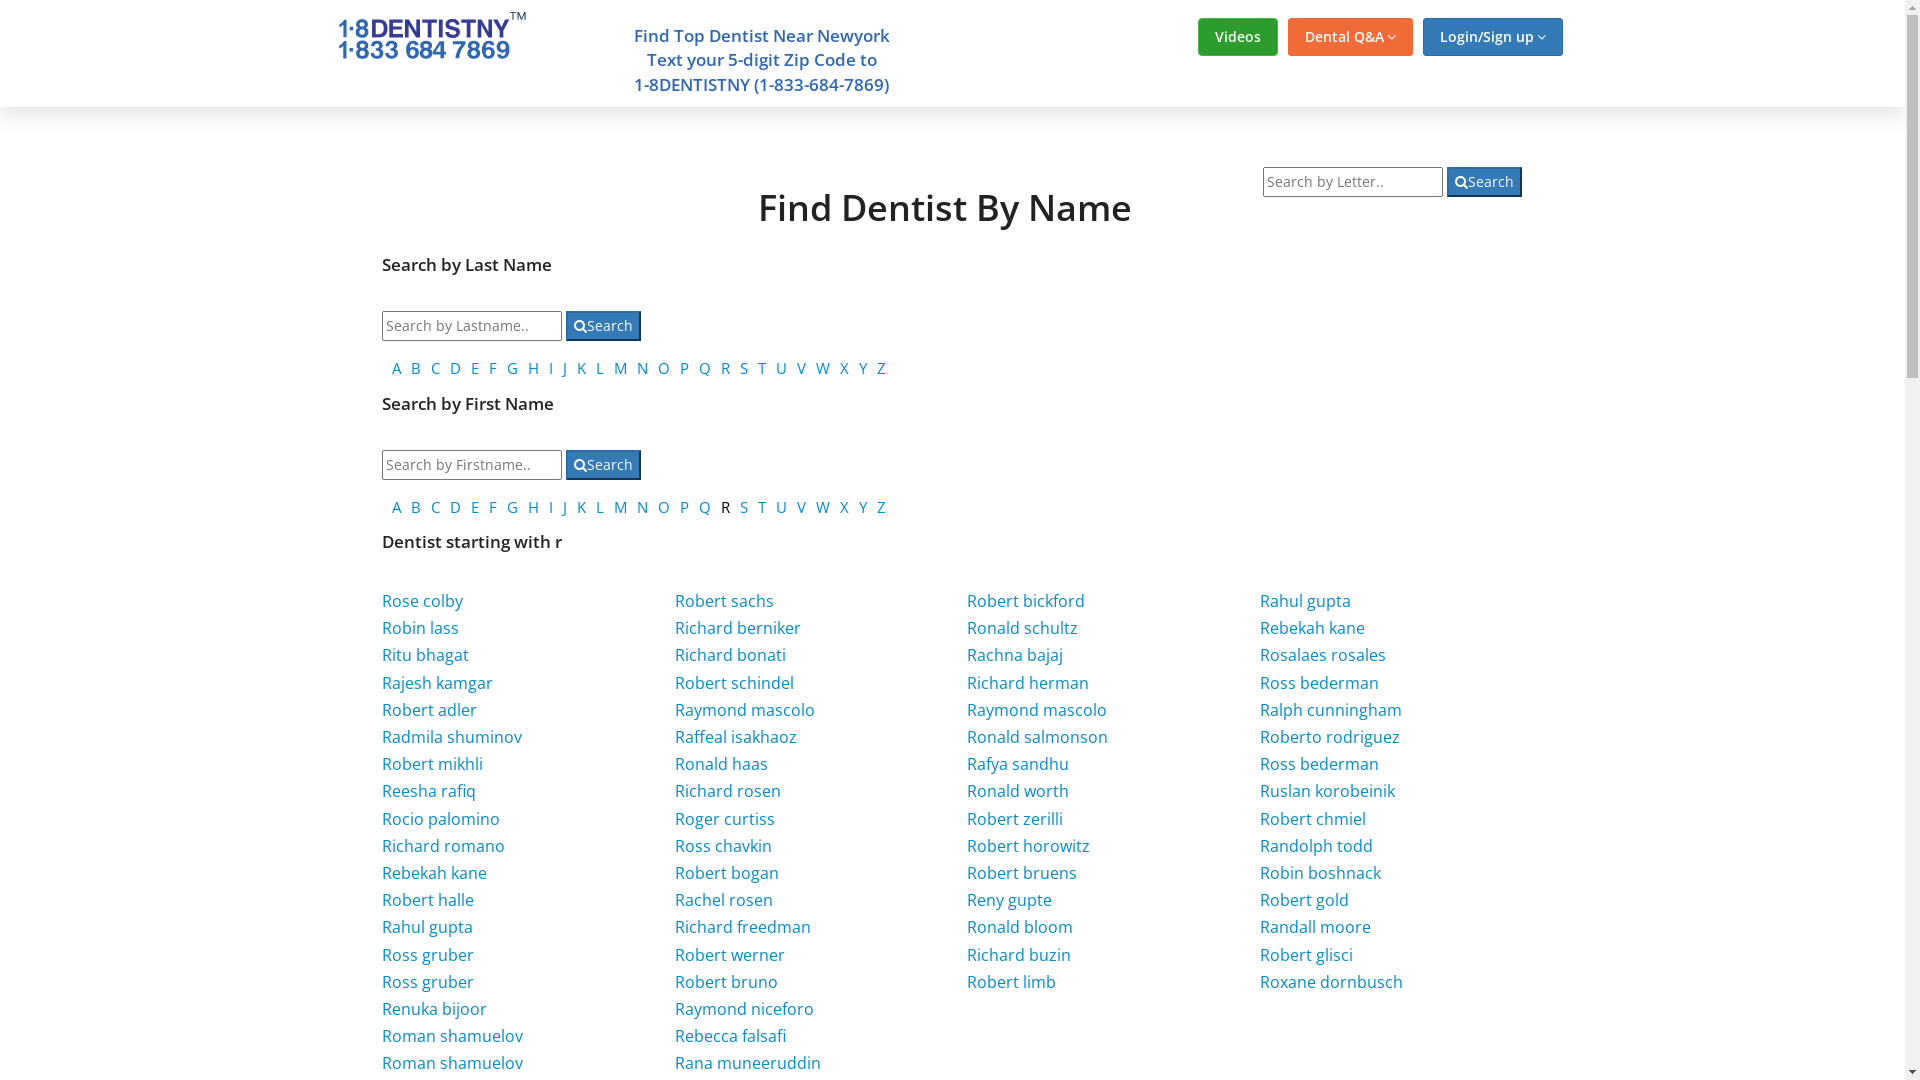 The image size is (1920, 1080). What do you see at coordinates (663, 367) in the screenshot?
I see `'O'` at bounding box center [663, 367].